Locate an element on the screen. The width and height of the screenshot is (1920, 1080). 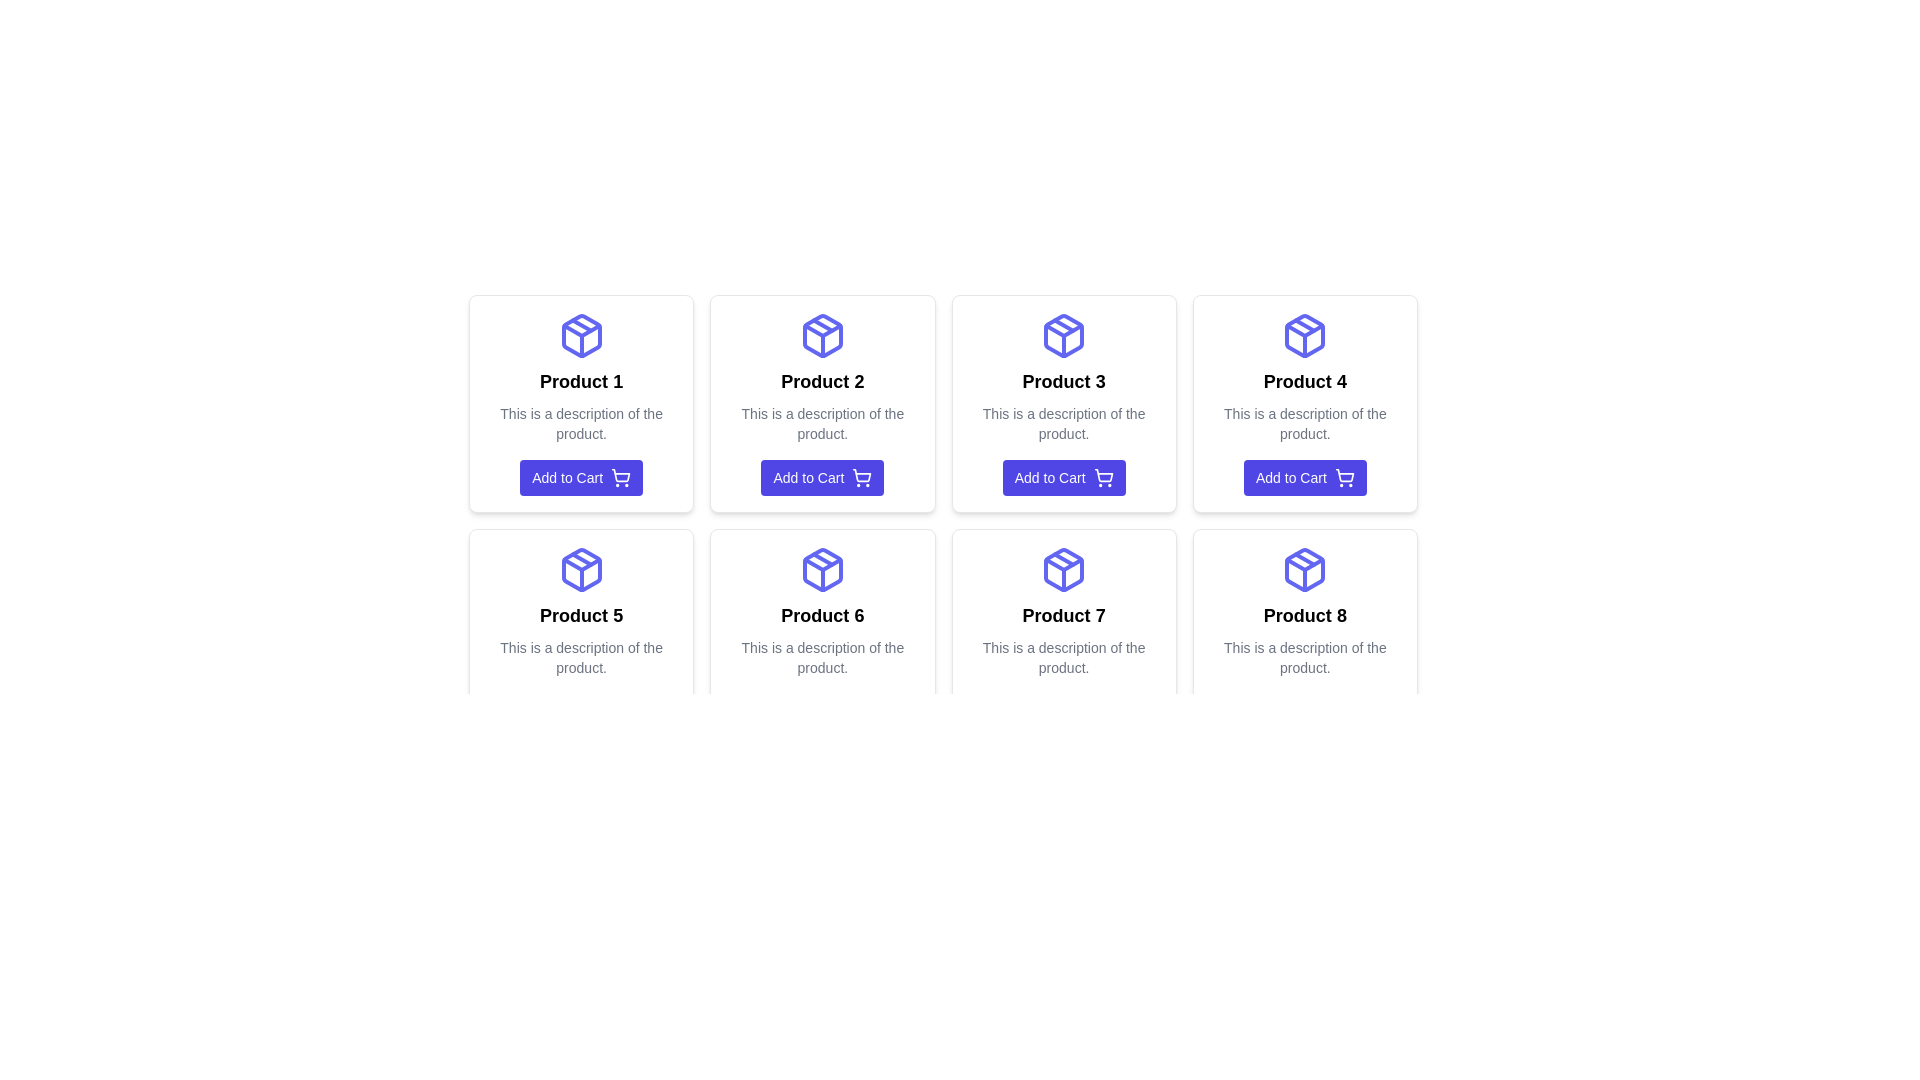
the indigo blue 3D box logo icon located above the text 'Product 2' in the second tile of the first row of the product grid layout is located at coordinates (822, 334).